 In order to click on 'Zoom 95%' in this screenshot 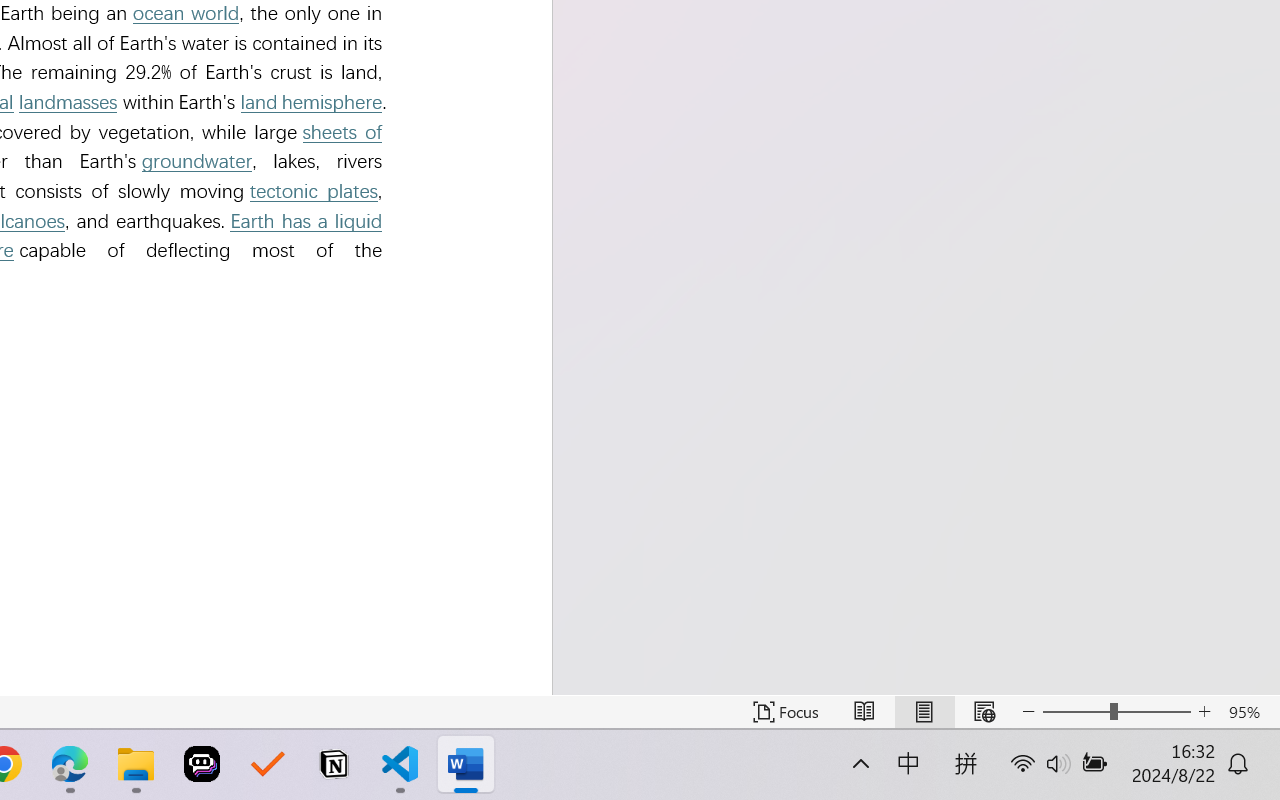, I will do `click(1248, 711)`.